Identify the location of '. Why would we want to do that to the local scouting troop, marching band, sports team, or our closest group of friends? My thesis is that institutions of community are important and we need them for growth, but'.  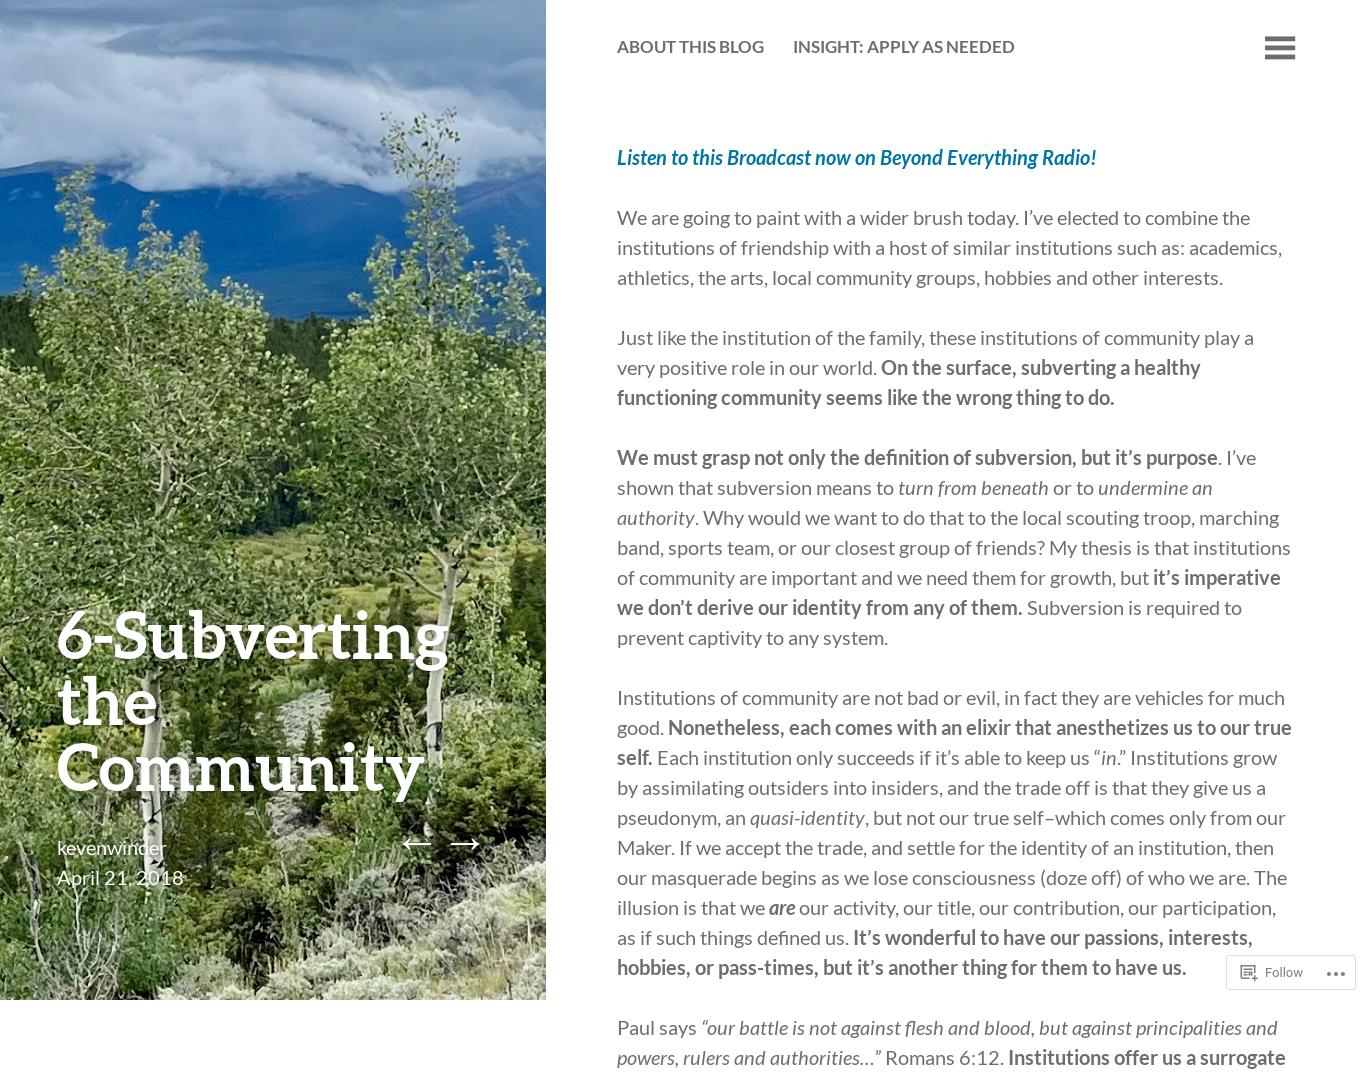
(954, 545).